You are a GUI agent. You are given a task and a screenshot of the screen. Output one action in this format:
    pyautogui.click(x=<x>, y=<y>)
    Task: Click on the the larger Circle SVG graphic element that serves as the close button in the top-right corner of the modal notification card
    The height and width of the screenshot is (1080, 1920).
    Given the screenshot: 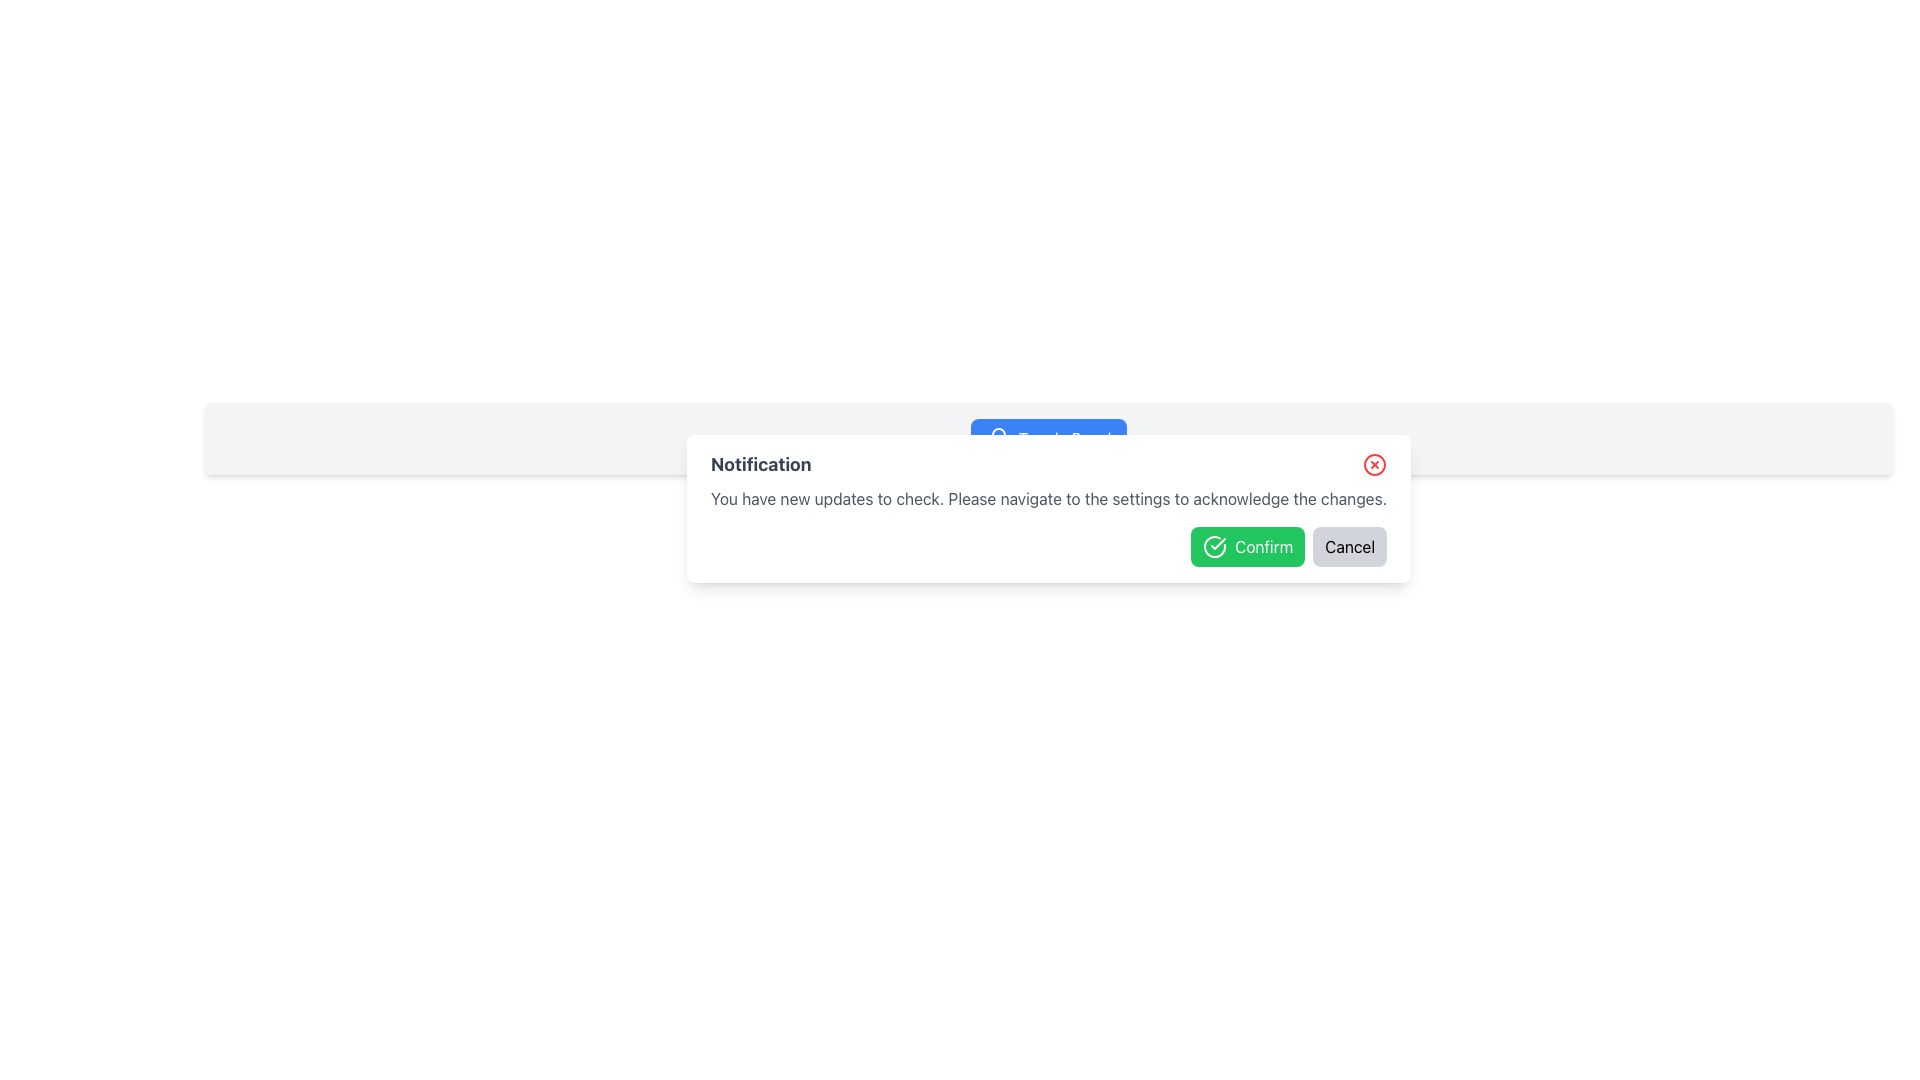 What is the action you would take?
    pyautogui.click(x=1374, y=465)
    